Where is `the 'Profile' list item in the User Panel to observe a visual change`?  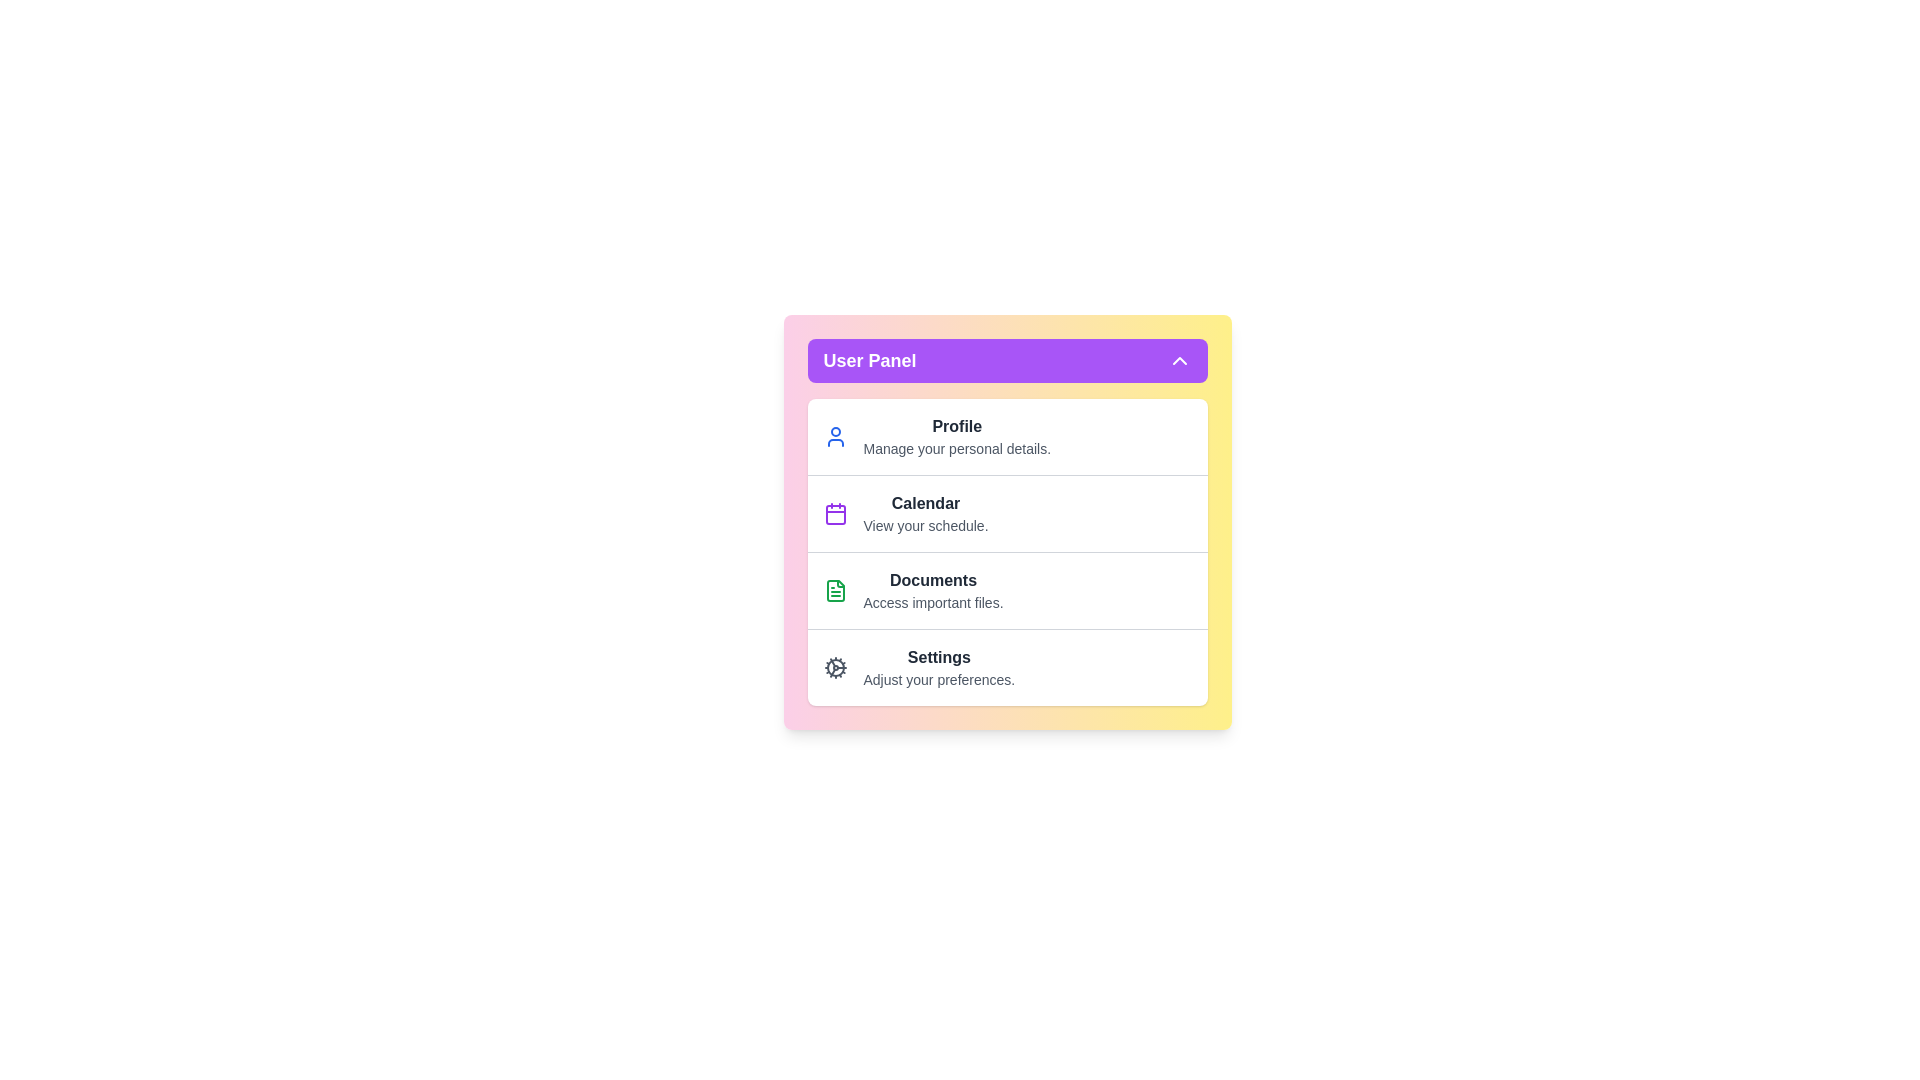 the 'Profile' list item in the User Panel to observe a visual change is located at coordinates (1007, 435).